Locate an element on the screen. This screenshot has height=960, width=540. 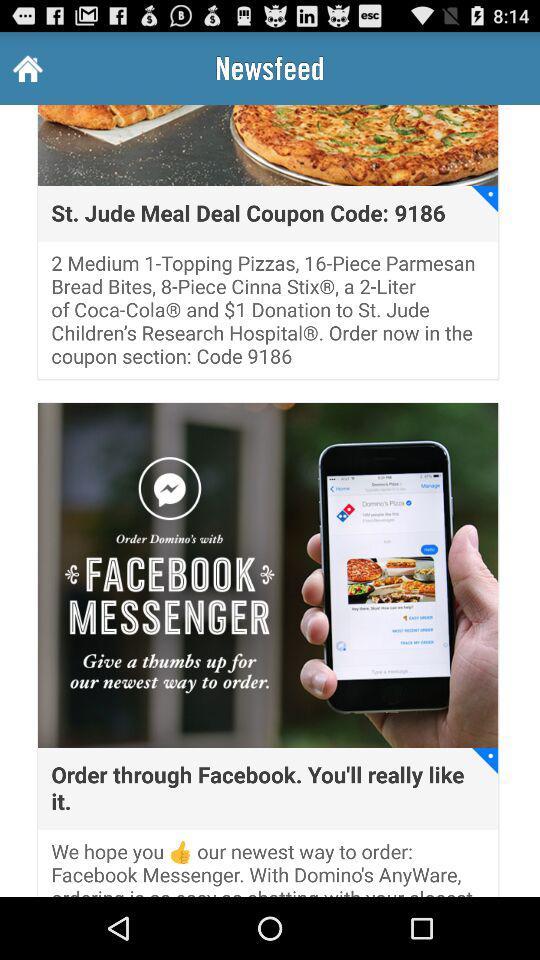
the st jude meal icon is located at coordinates (248, 213).